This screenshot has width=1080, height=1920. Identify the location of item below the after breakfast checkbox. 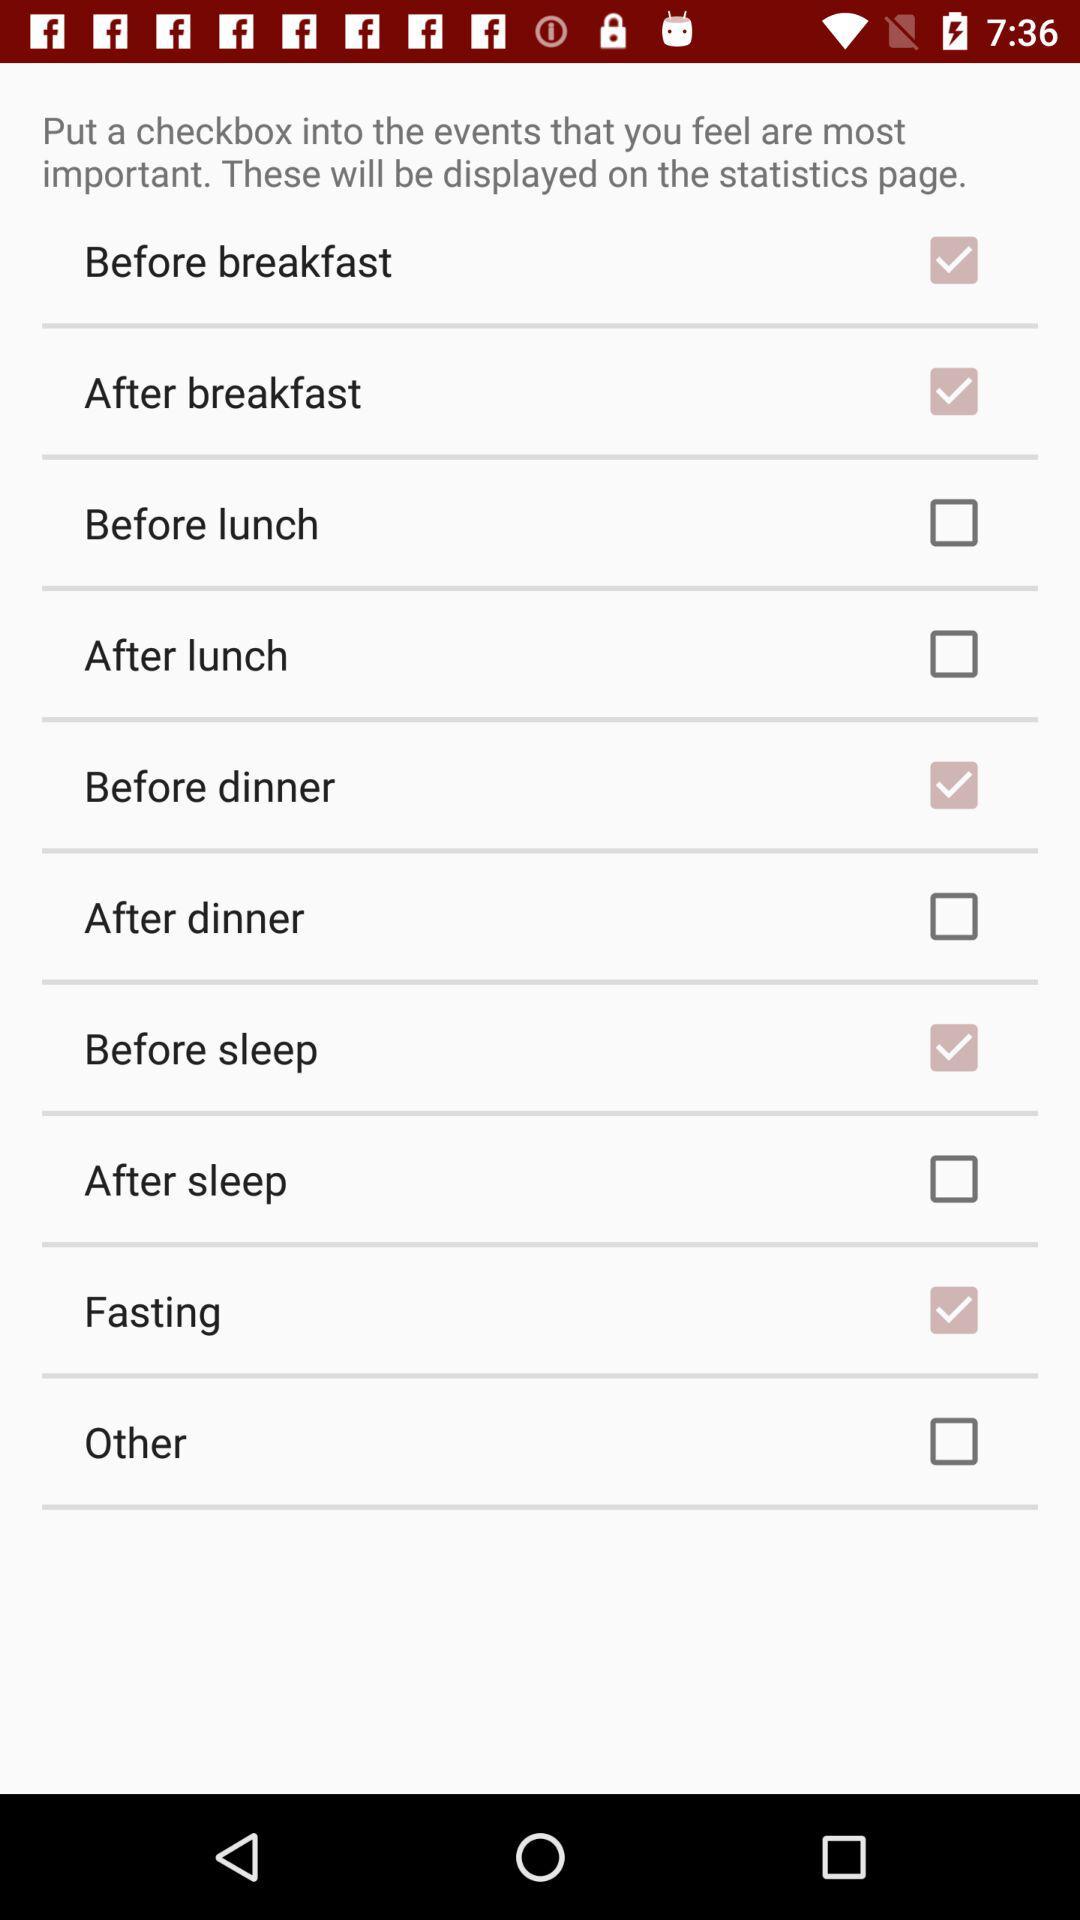
(540, 522).